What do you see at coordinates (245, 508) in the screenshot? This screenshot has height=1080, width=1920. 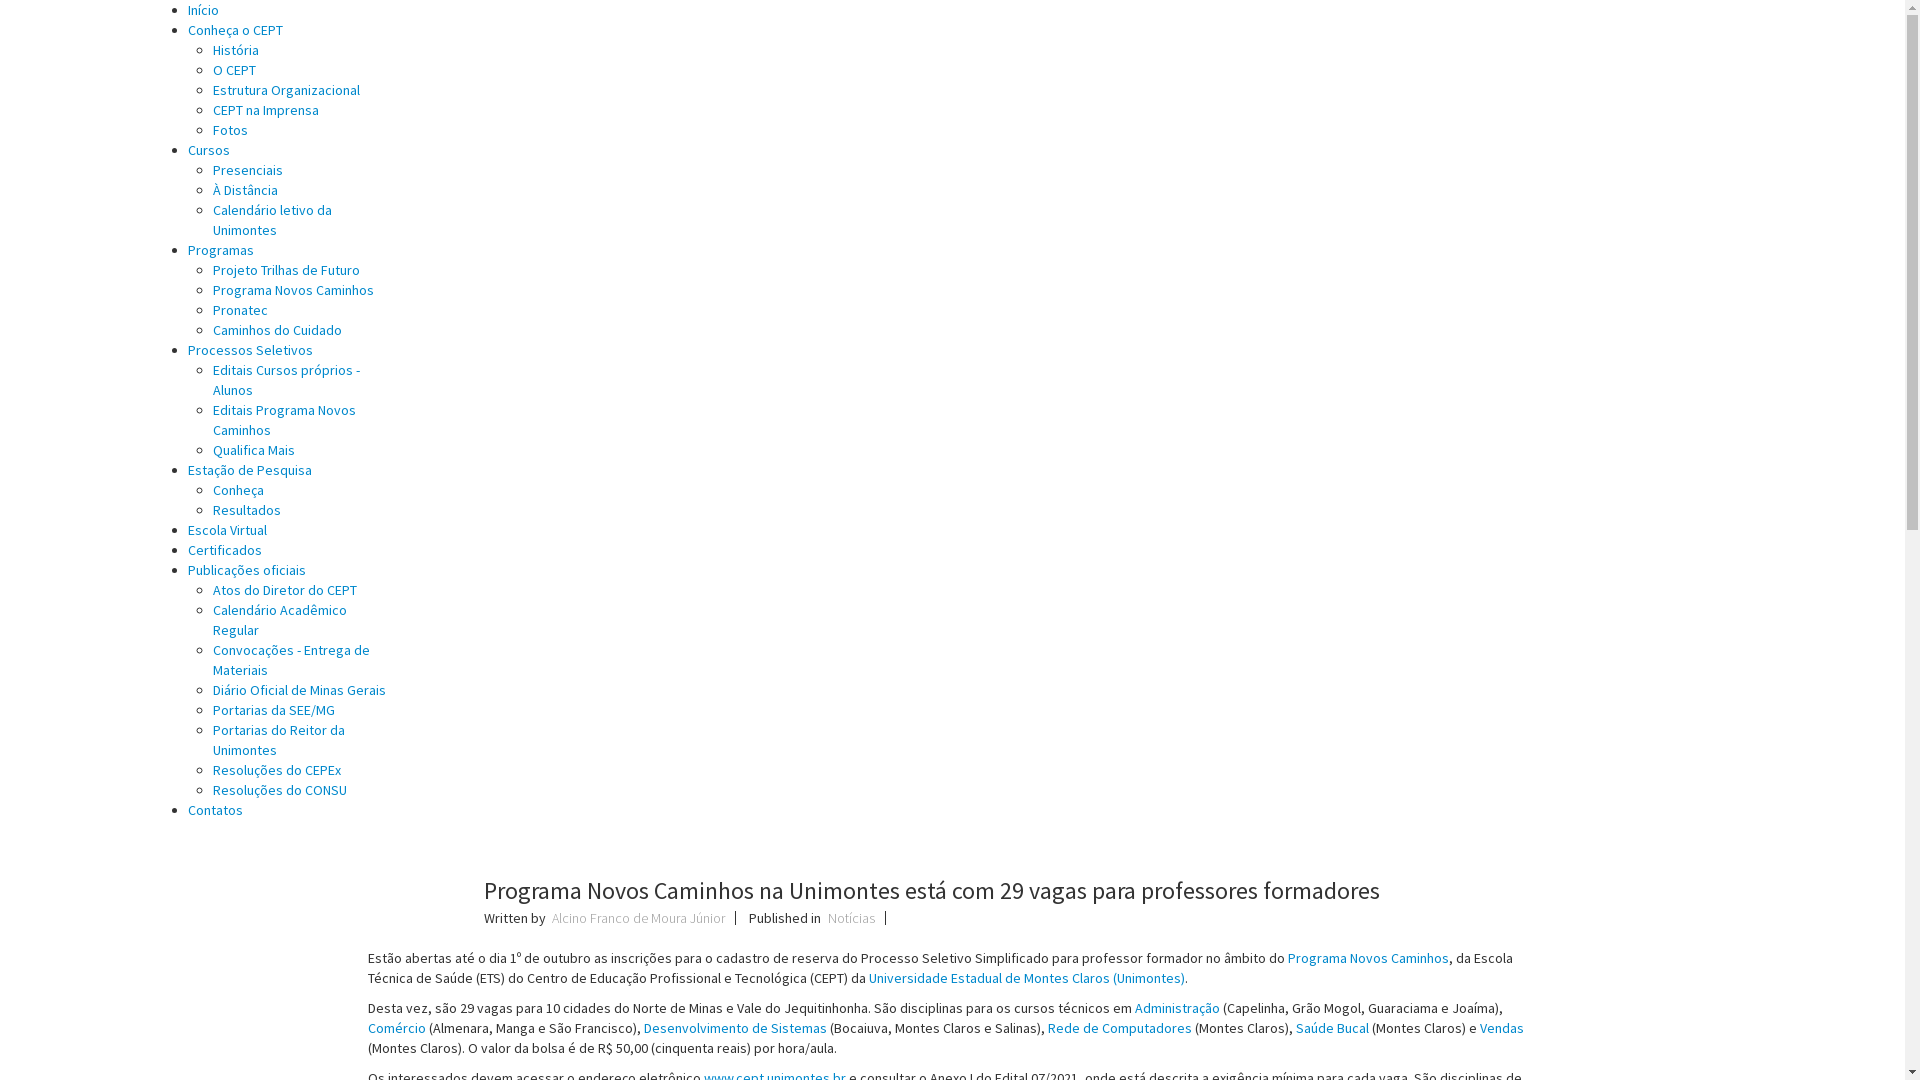 I see `'Resultados'` at bounding box center [245, 508].